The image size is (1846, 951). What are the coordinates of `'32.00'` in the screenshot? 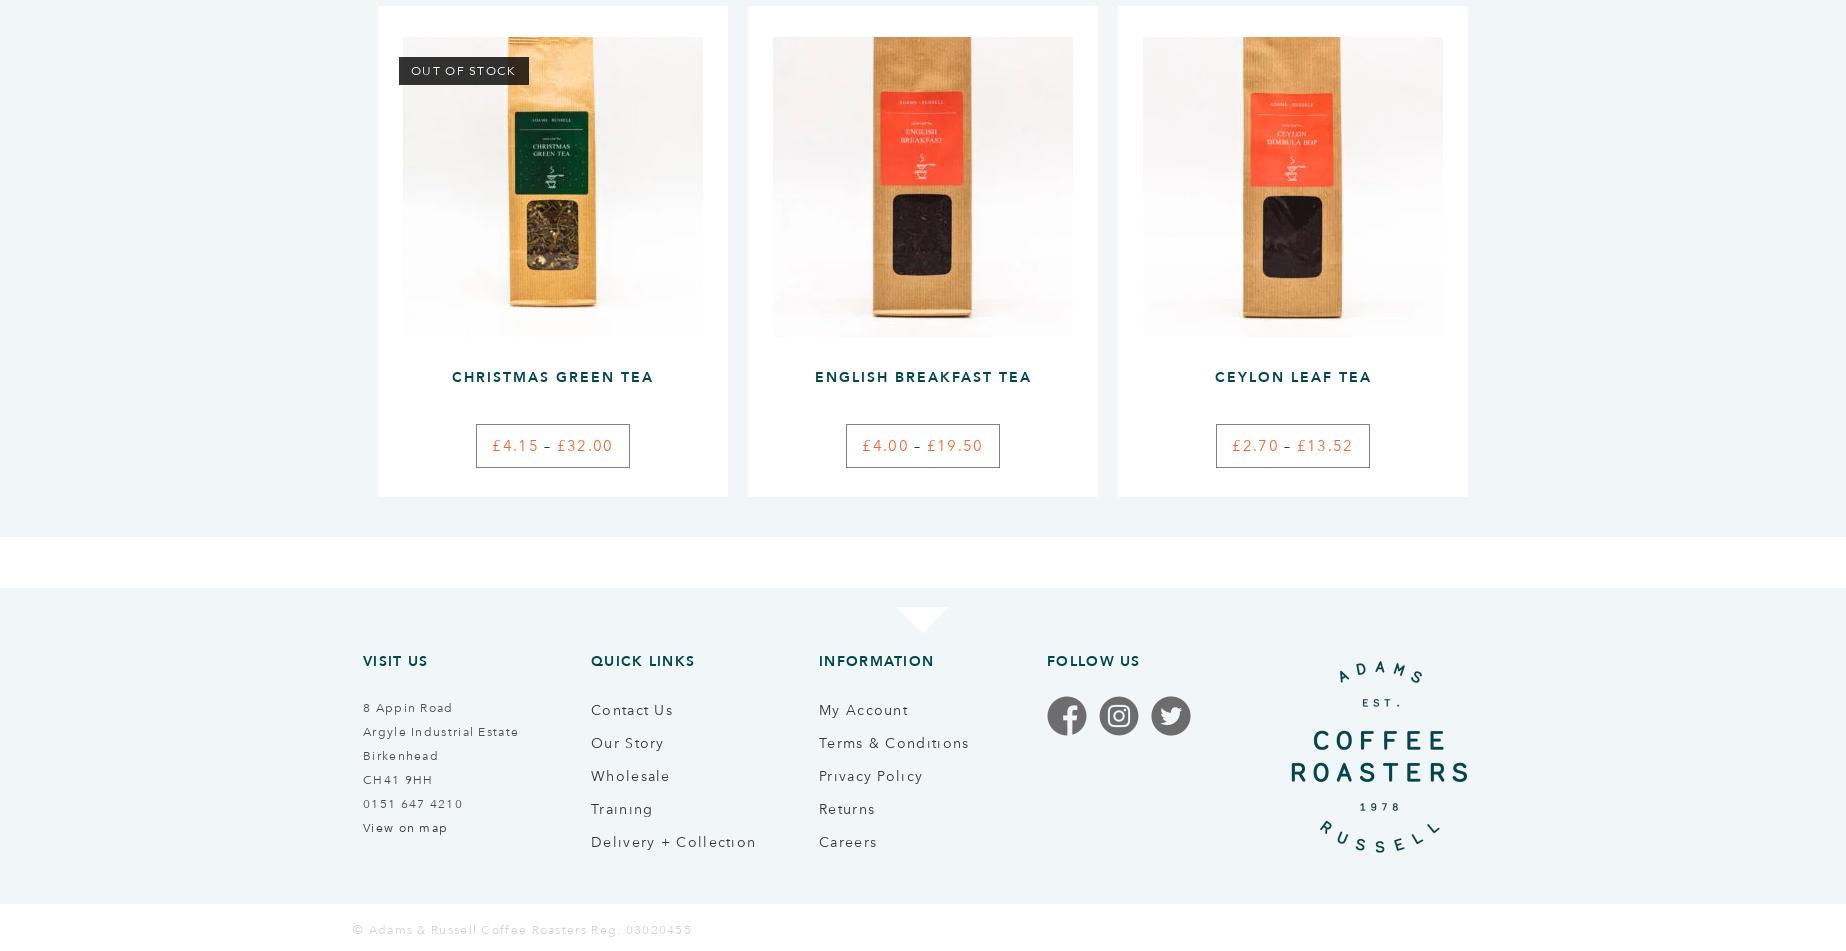 It's located at (588, 444).